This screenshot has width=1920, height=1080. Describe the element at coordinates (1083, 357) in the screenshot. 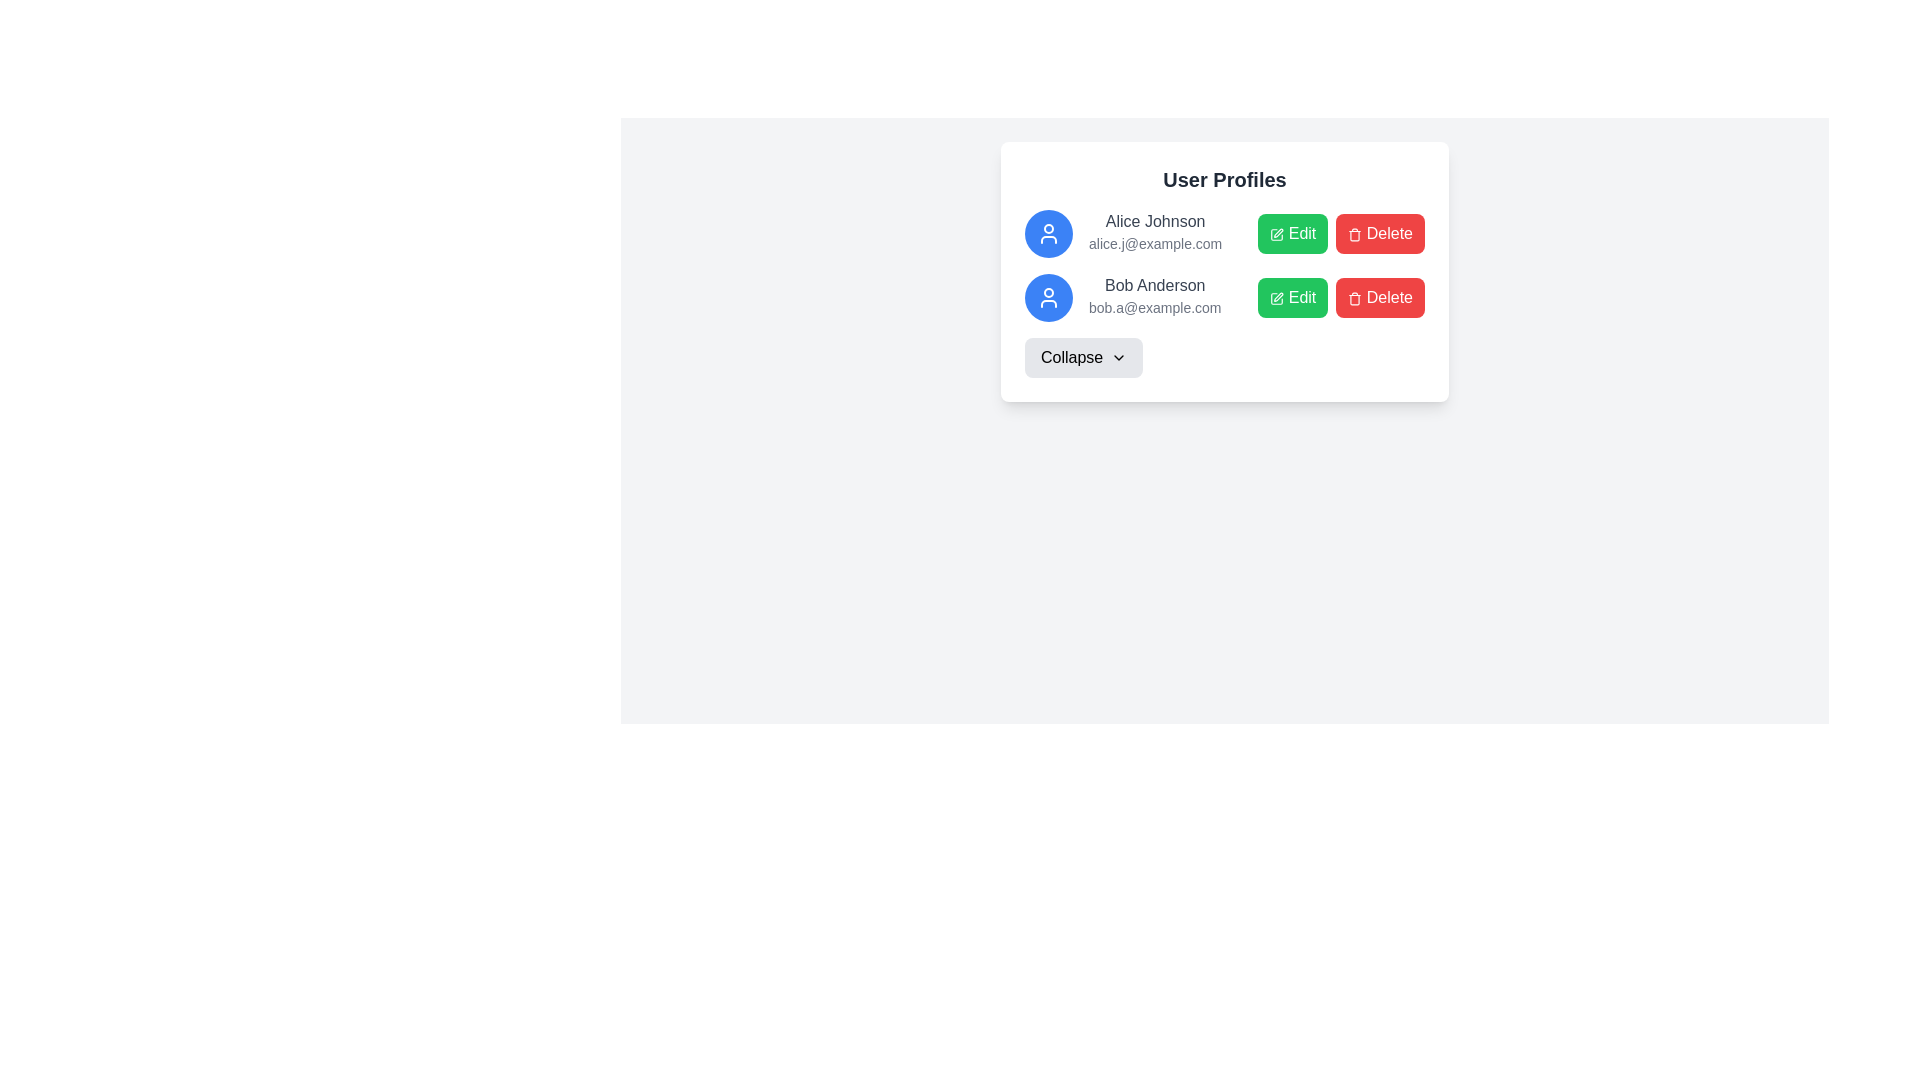

I see `the 'Collapse' button, which has a downward-pointing chevron icon and is styled with rounded corners and a gray background` at that location.